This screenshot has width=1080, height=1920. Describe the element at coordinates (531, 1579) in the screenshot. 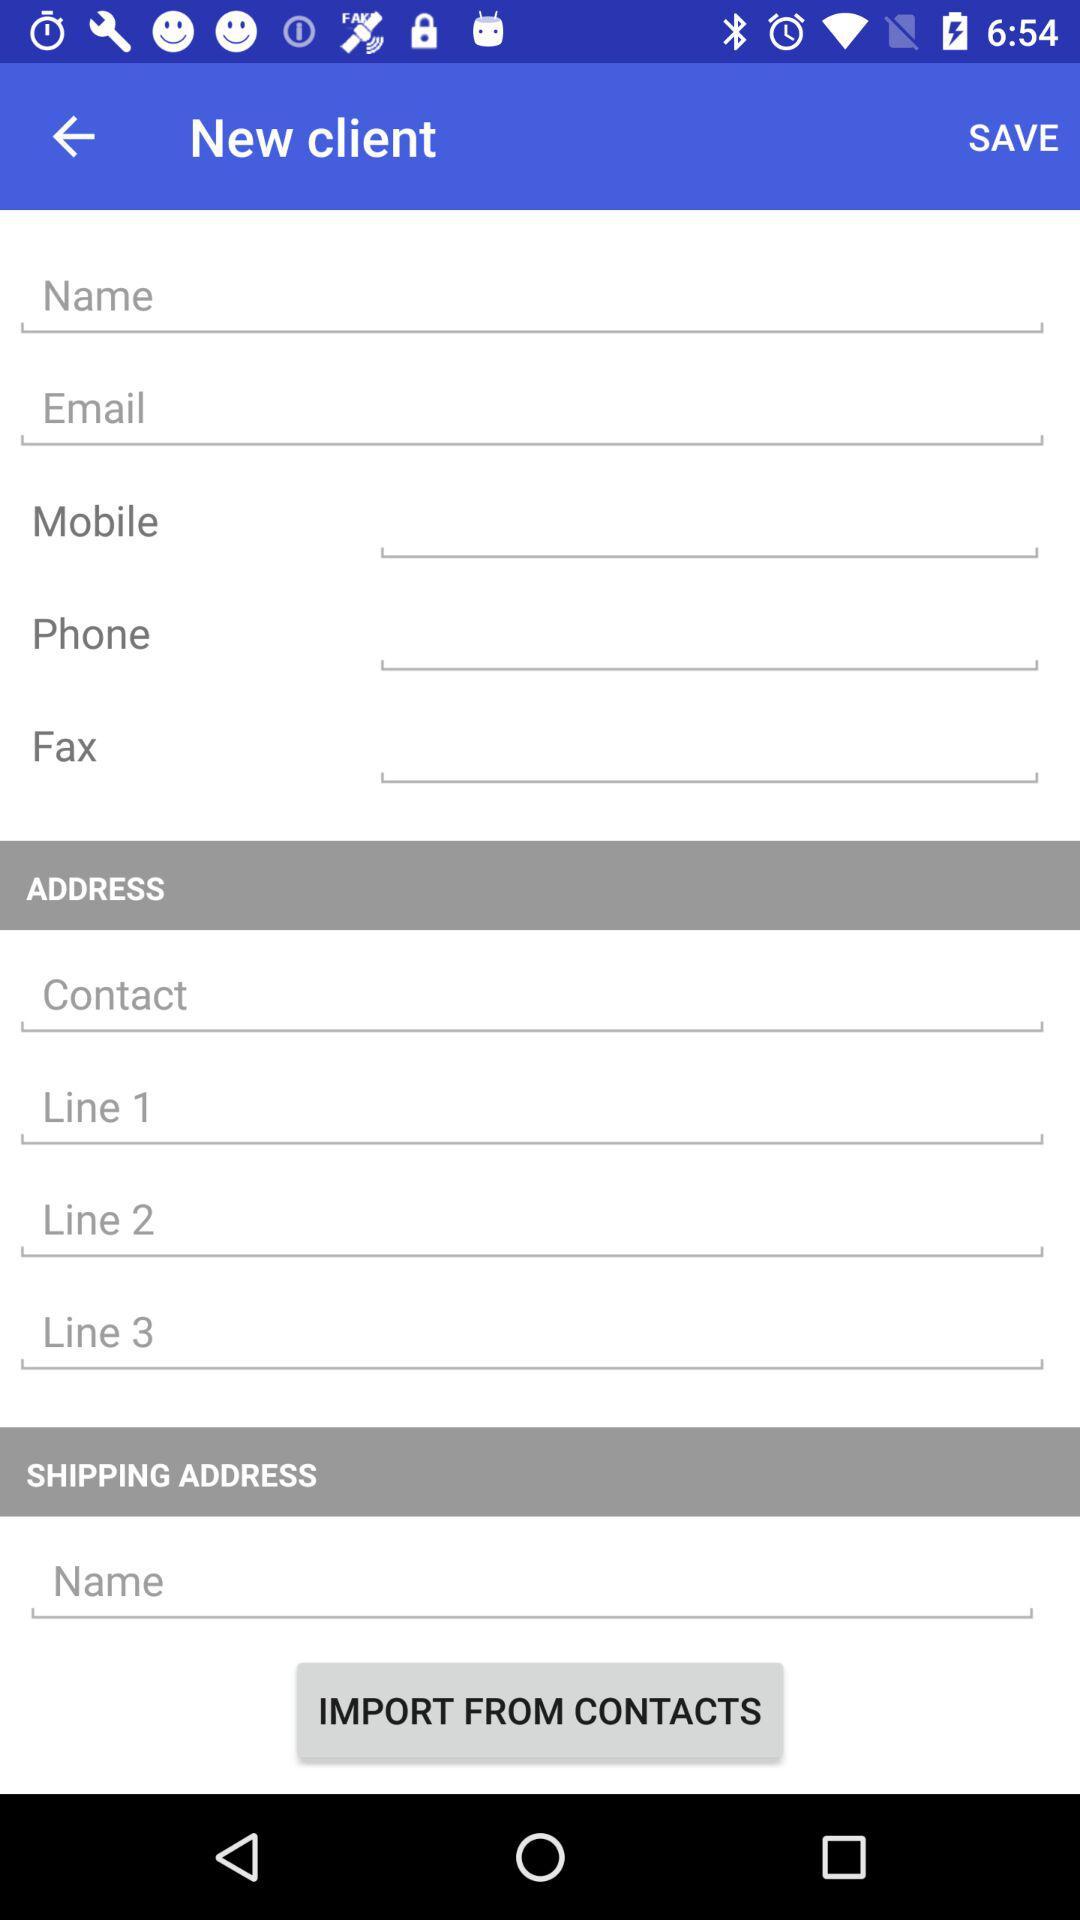

I see `the item above import from contacts item` at that location.